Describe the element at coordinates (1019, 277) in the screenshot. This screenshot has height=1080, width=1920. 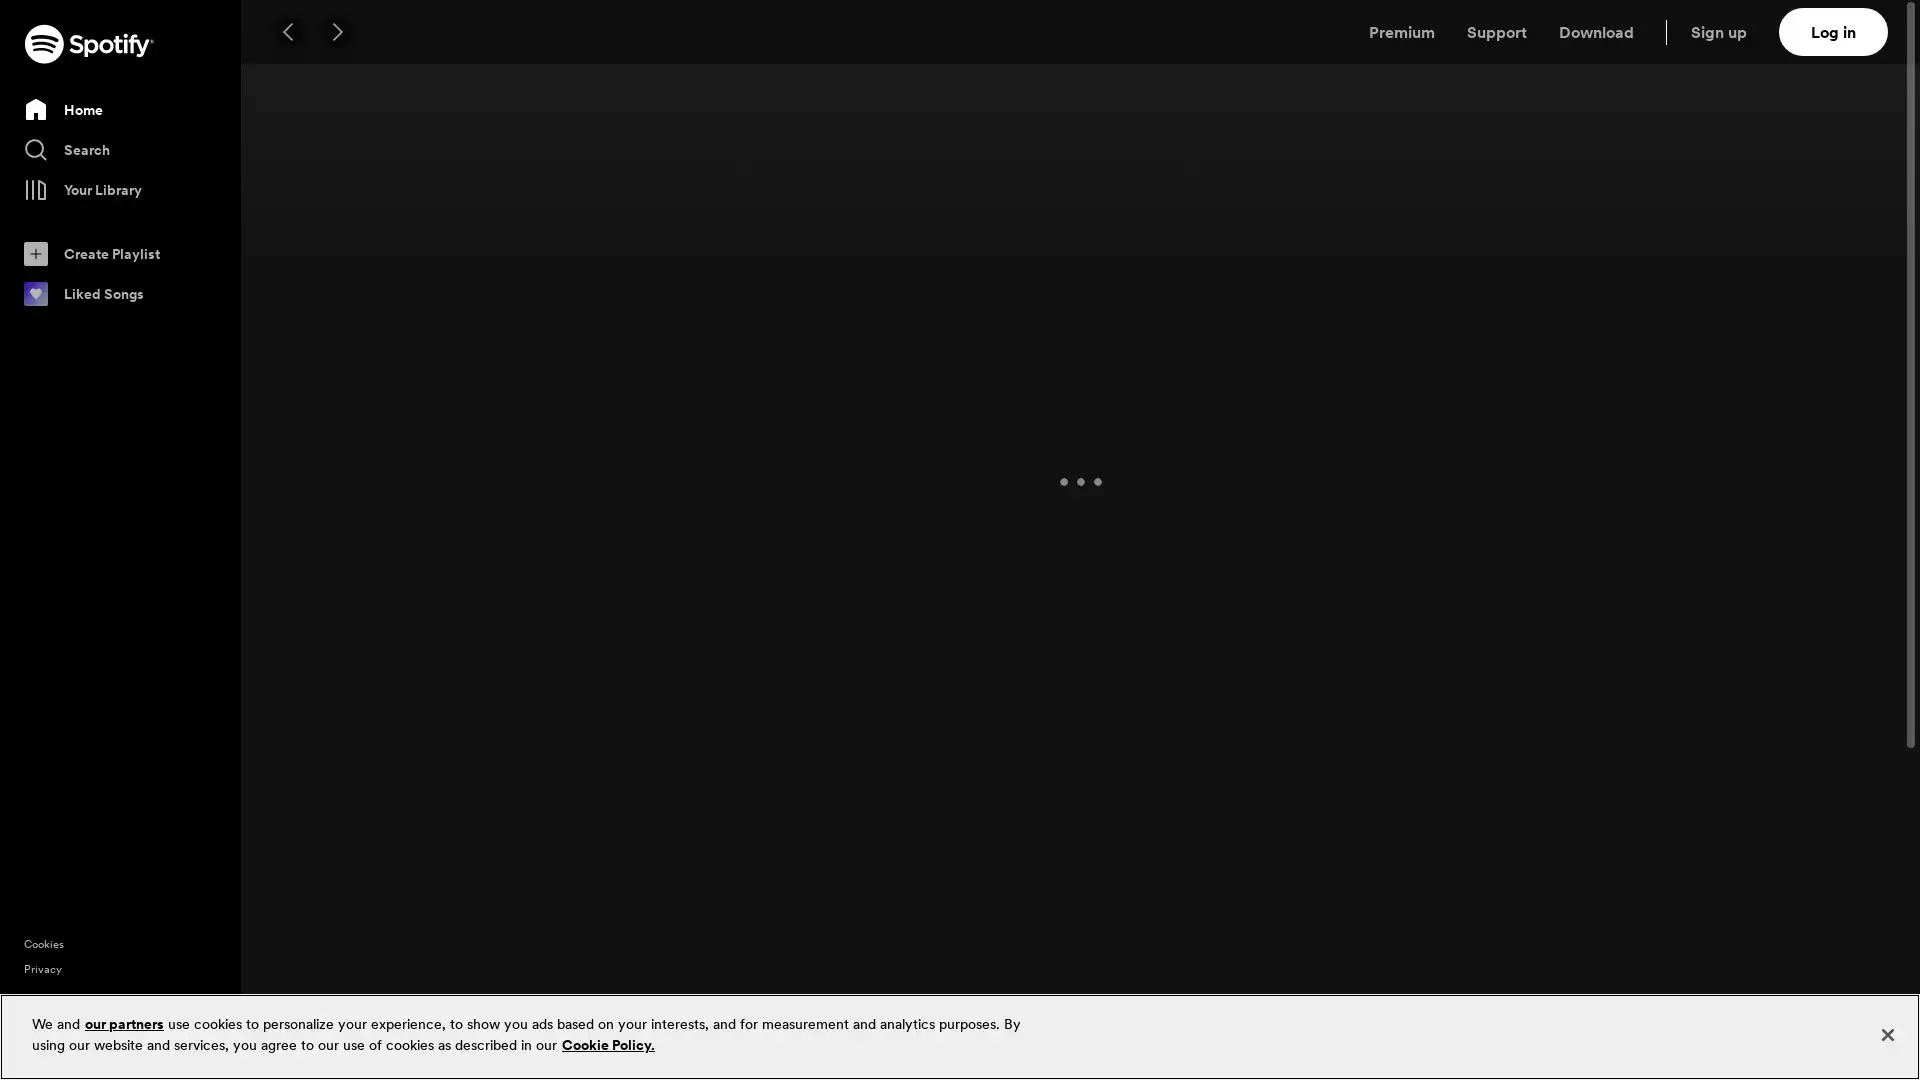
I see `Play Fresh Finds Dance` at that location.